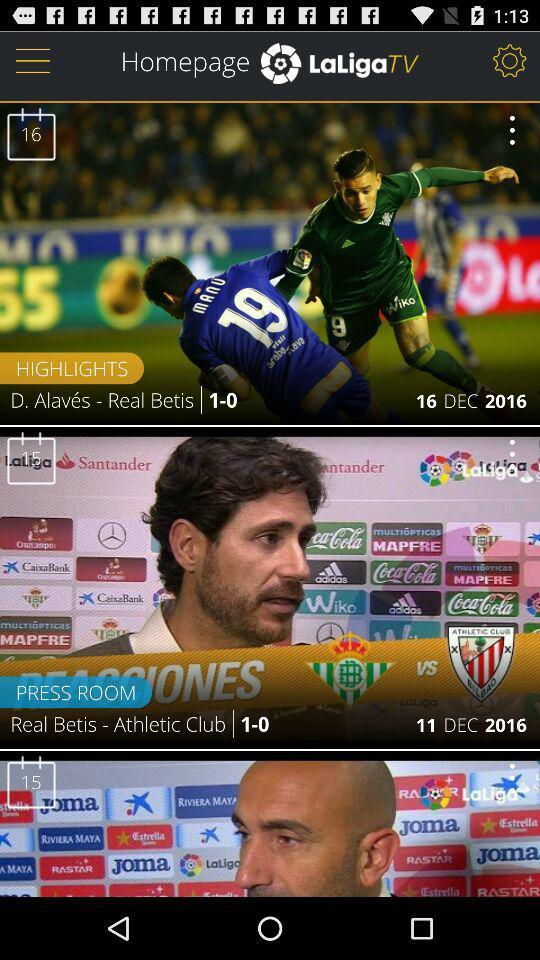  I want to click on the number 15 in the bottom image, so click(30, 782).